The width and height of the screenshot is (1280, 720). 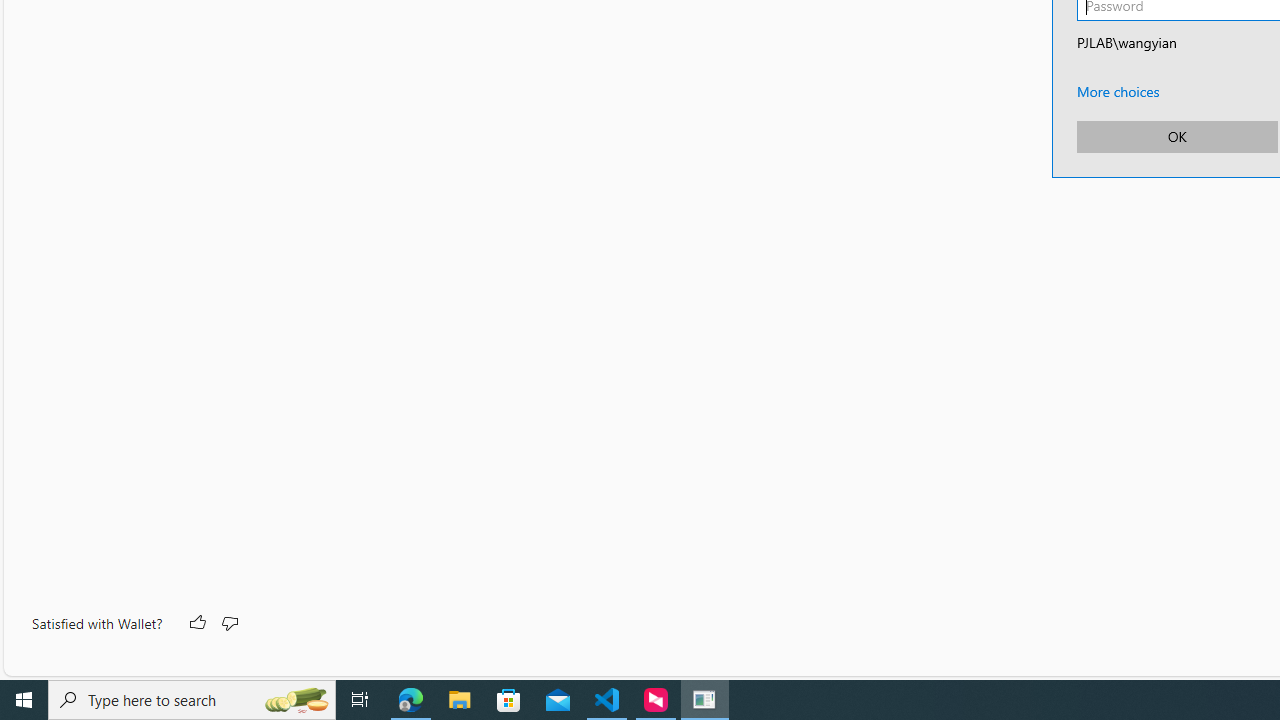 I want to click on 'Like', so click(x=197, y=622).